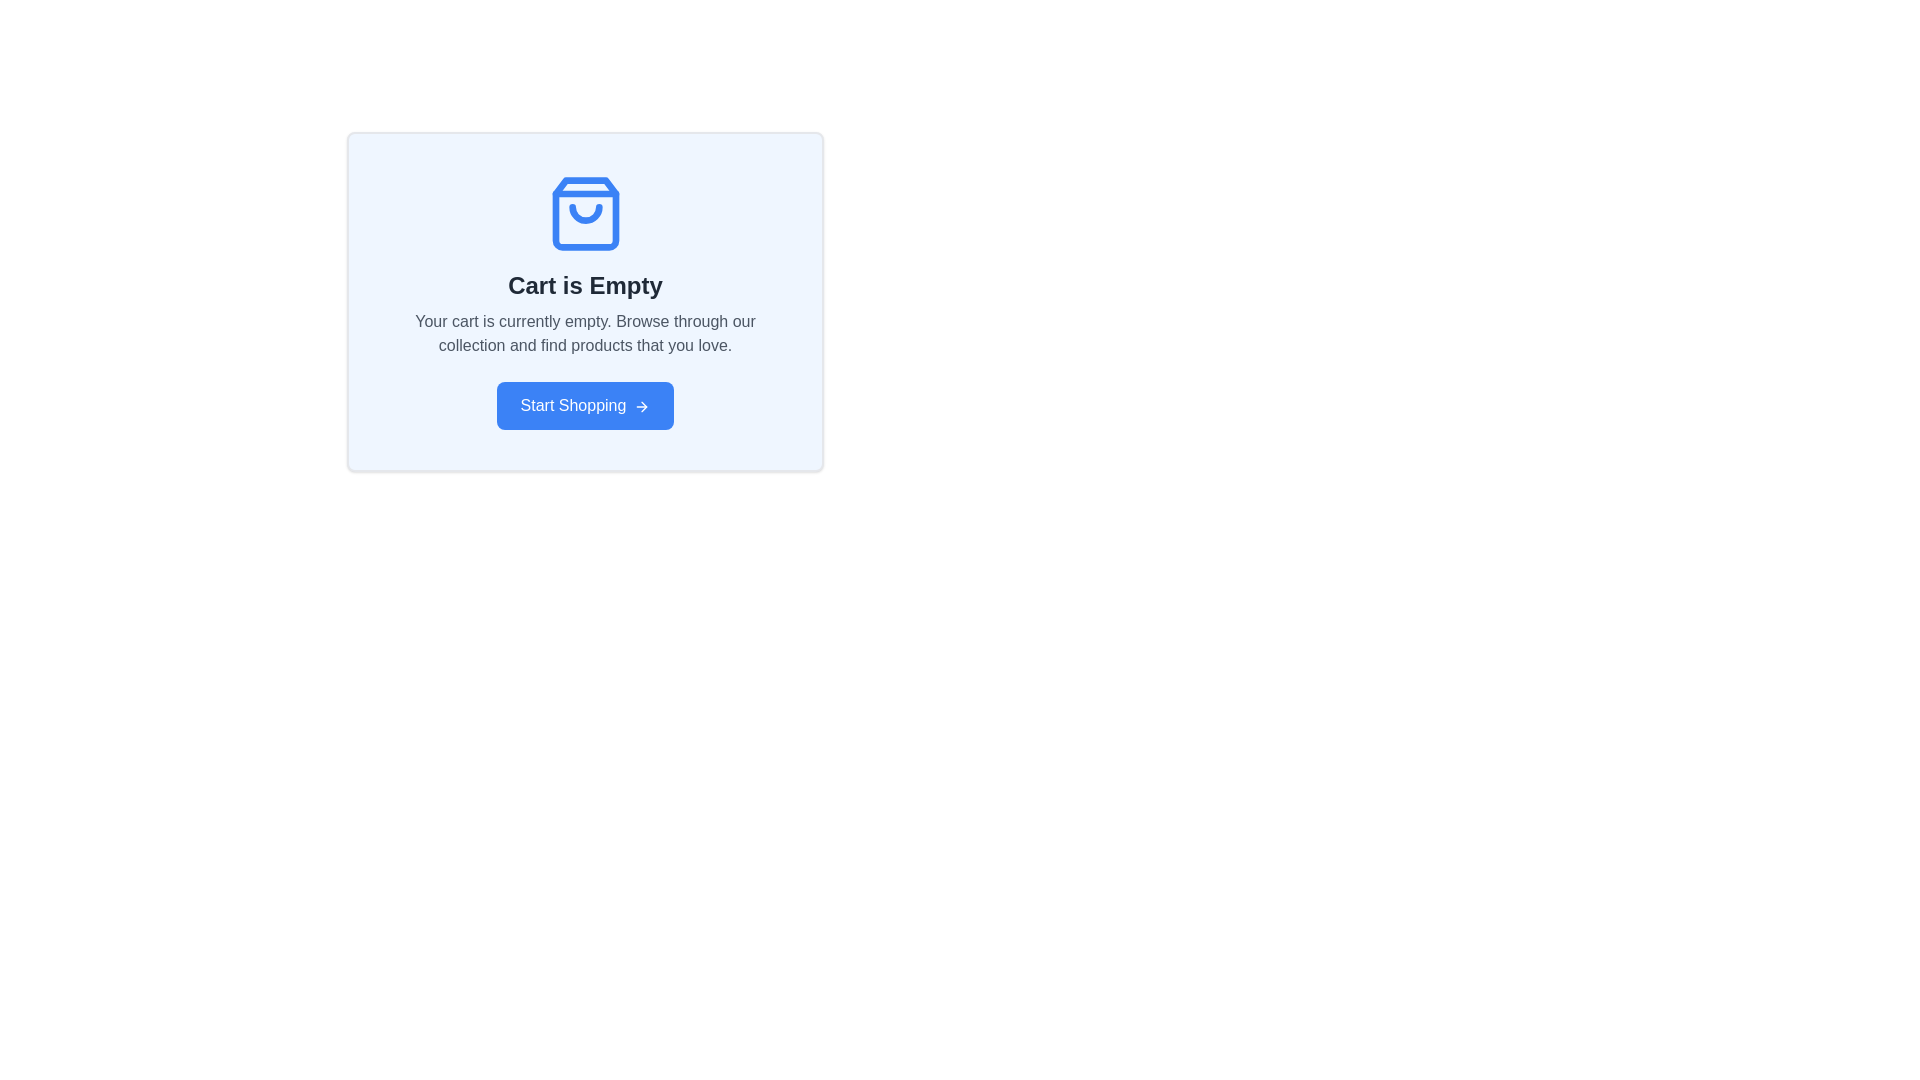 This screenshot has height=1080, width=1920. What do you see at coordinates (644, 405) in the screenshot?
I see `visual focus on the navigation icon located` at bounding box center [644, 405].